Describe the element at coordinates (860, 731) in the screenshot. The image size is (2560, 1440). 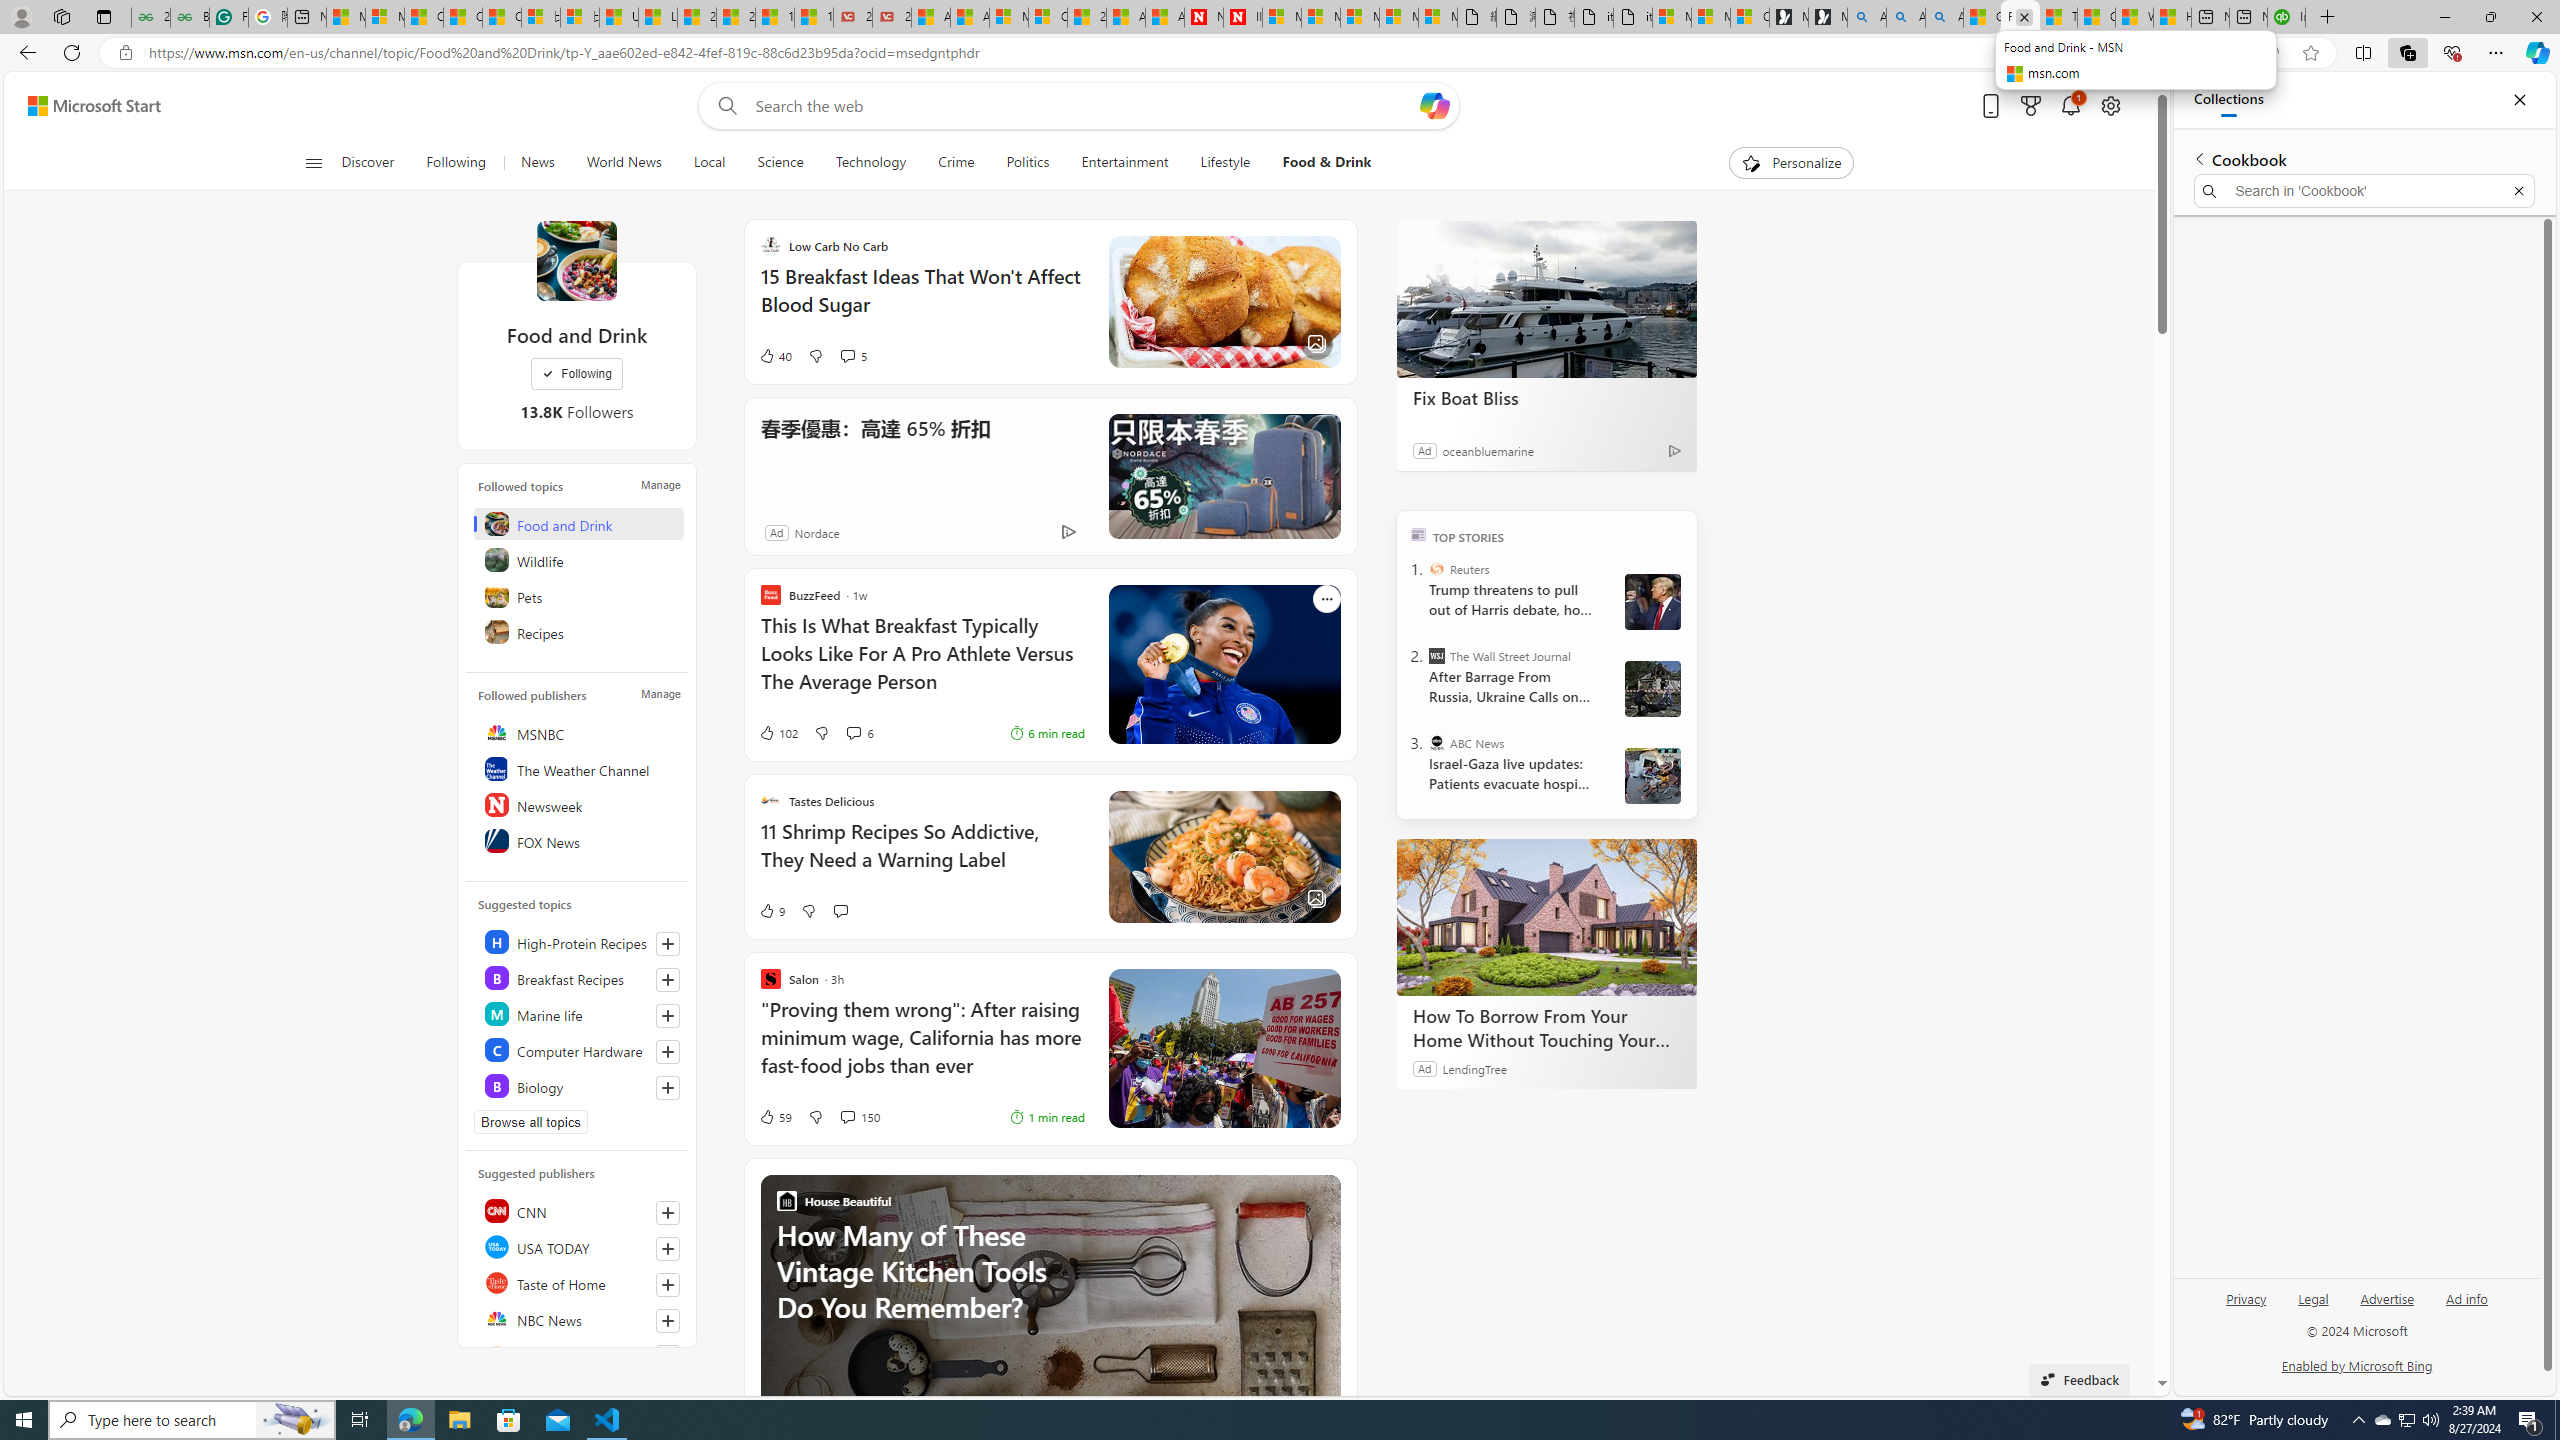
I see `'View comments 6 Comment'` at that location.